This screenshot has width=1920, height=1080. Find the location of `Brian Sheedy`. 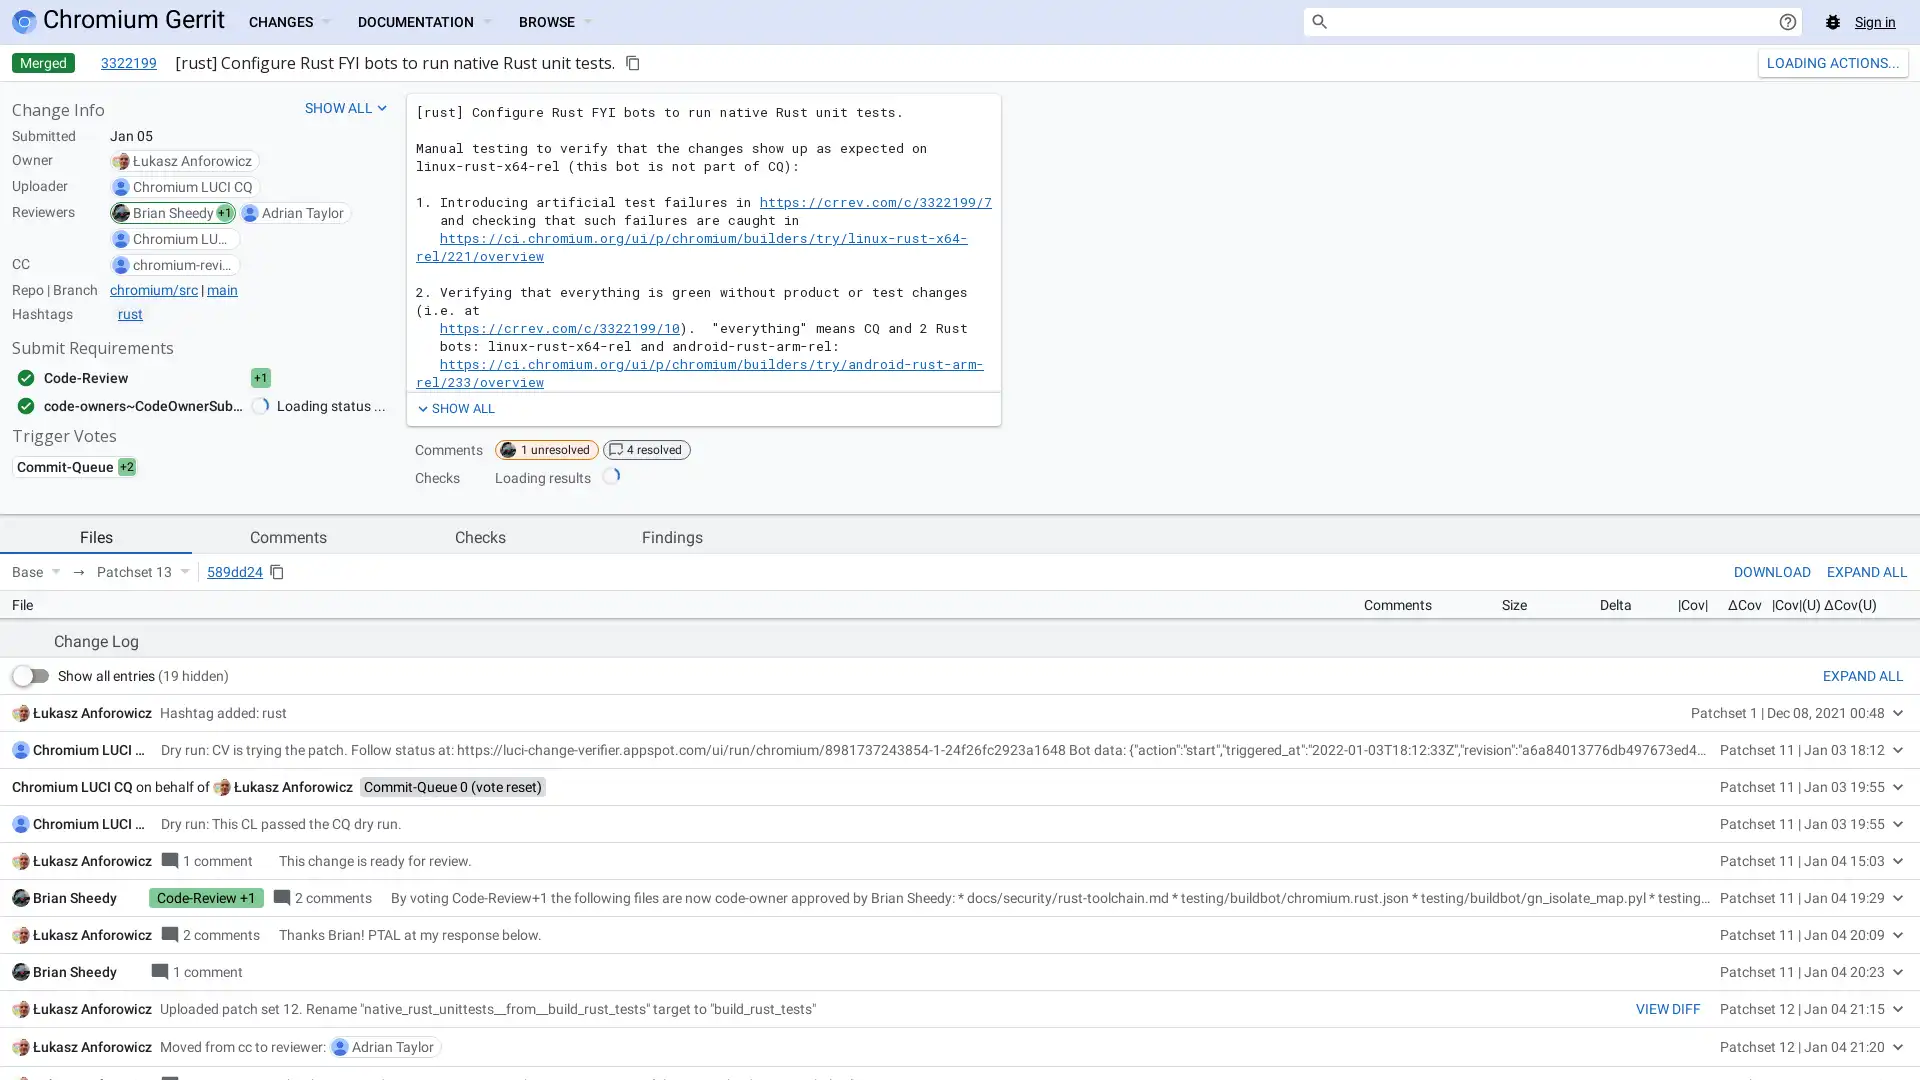

Brian Sheedy is located at coordinates (173, 212).